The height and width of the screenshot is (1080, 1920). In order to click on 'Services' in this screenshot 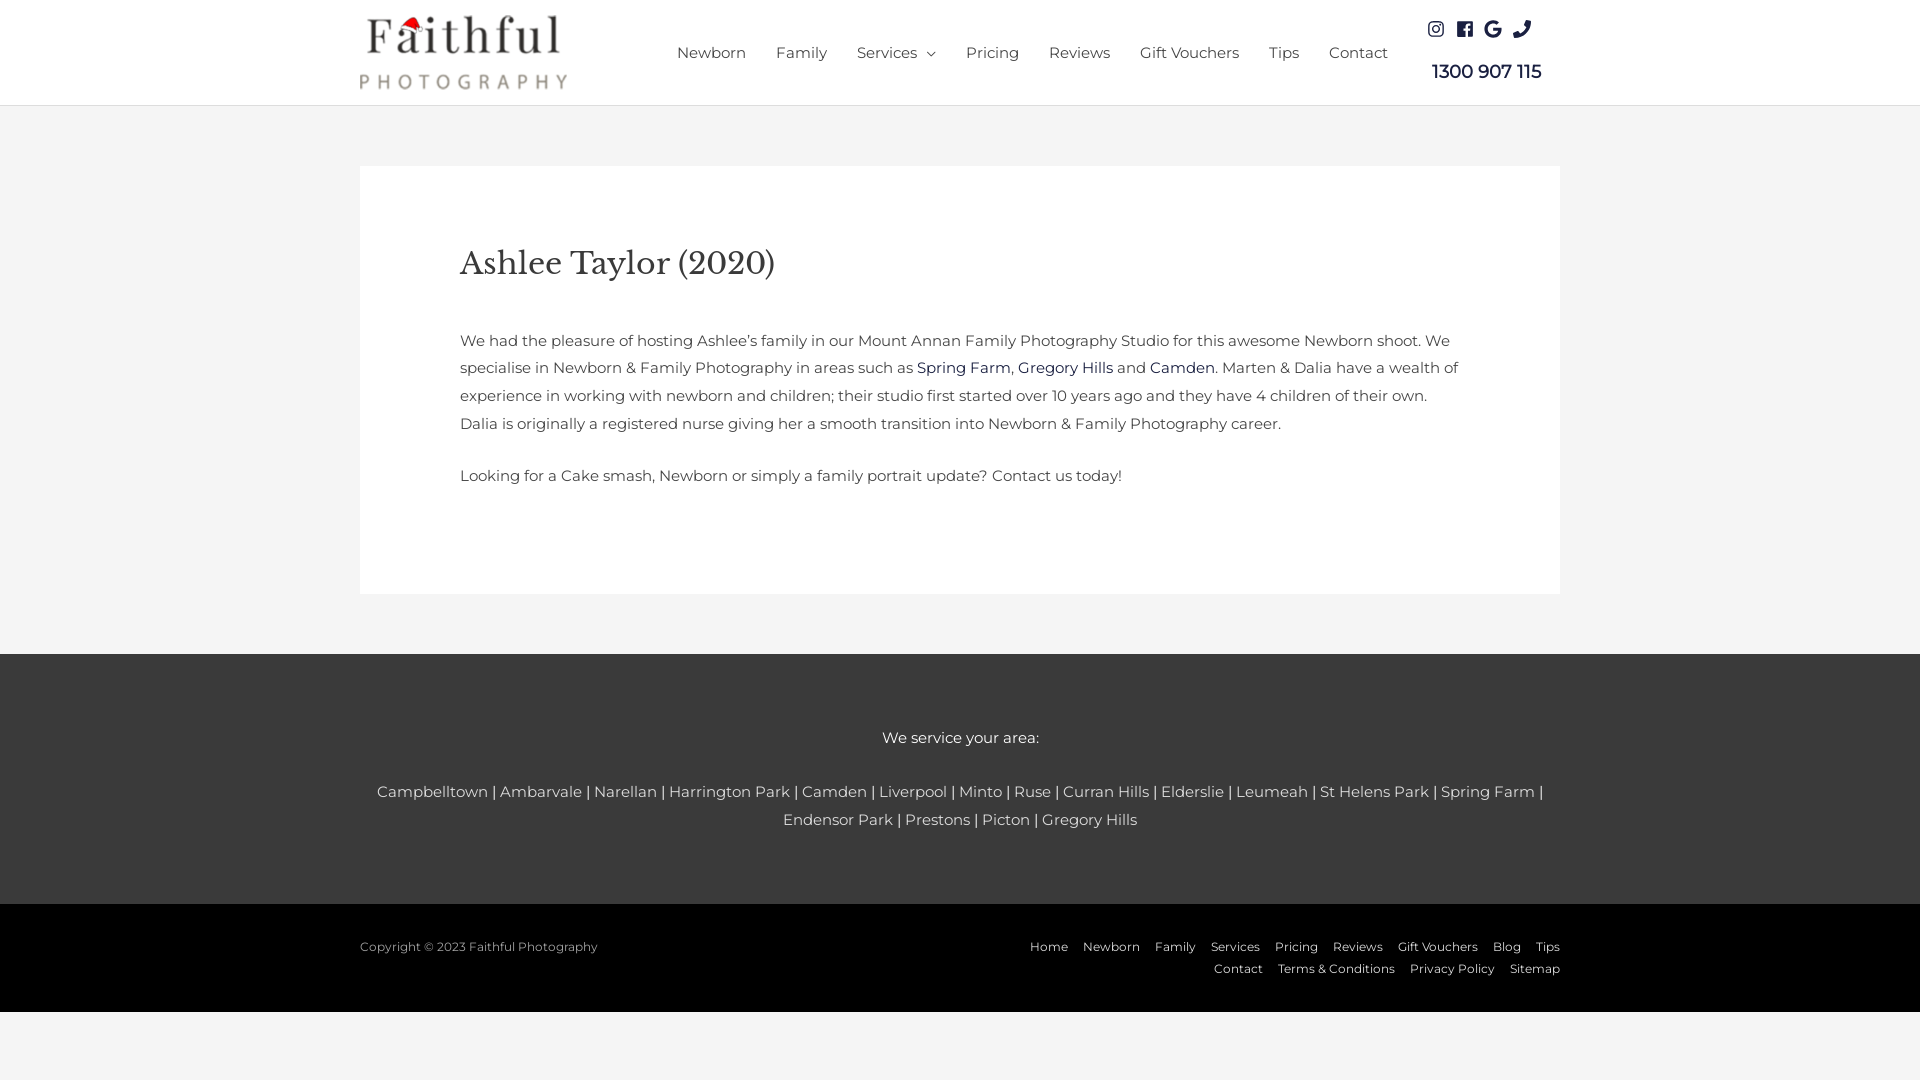, I will do `click(1228, 945)`.